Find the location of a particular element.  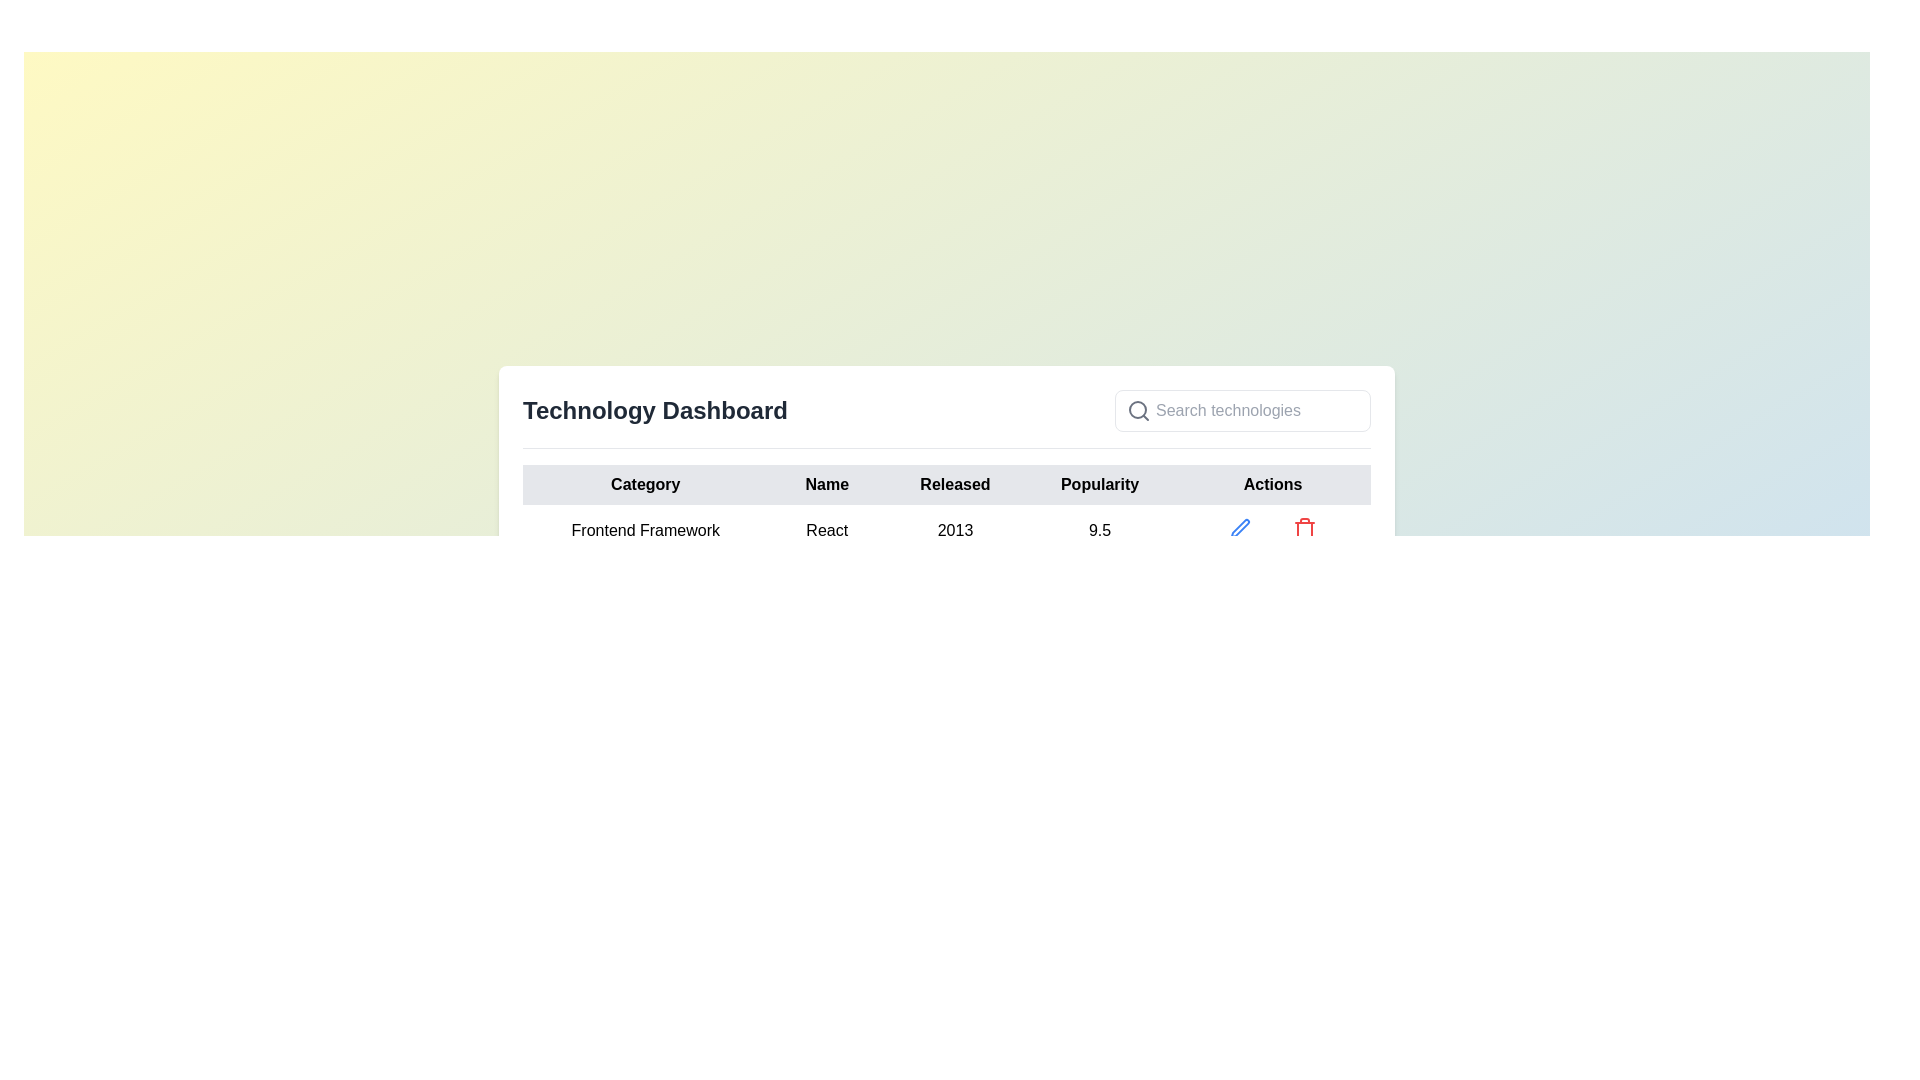

the 'Category' header cell in the top row of the table, which is the leftmost column header among 'Name', 'Released', 'Popularity', and 'Actions' is located at coordinates (645, 485).